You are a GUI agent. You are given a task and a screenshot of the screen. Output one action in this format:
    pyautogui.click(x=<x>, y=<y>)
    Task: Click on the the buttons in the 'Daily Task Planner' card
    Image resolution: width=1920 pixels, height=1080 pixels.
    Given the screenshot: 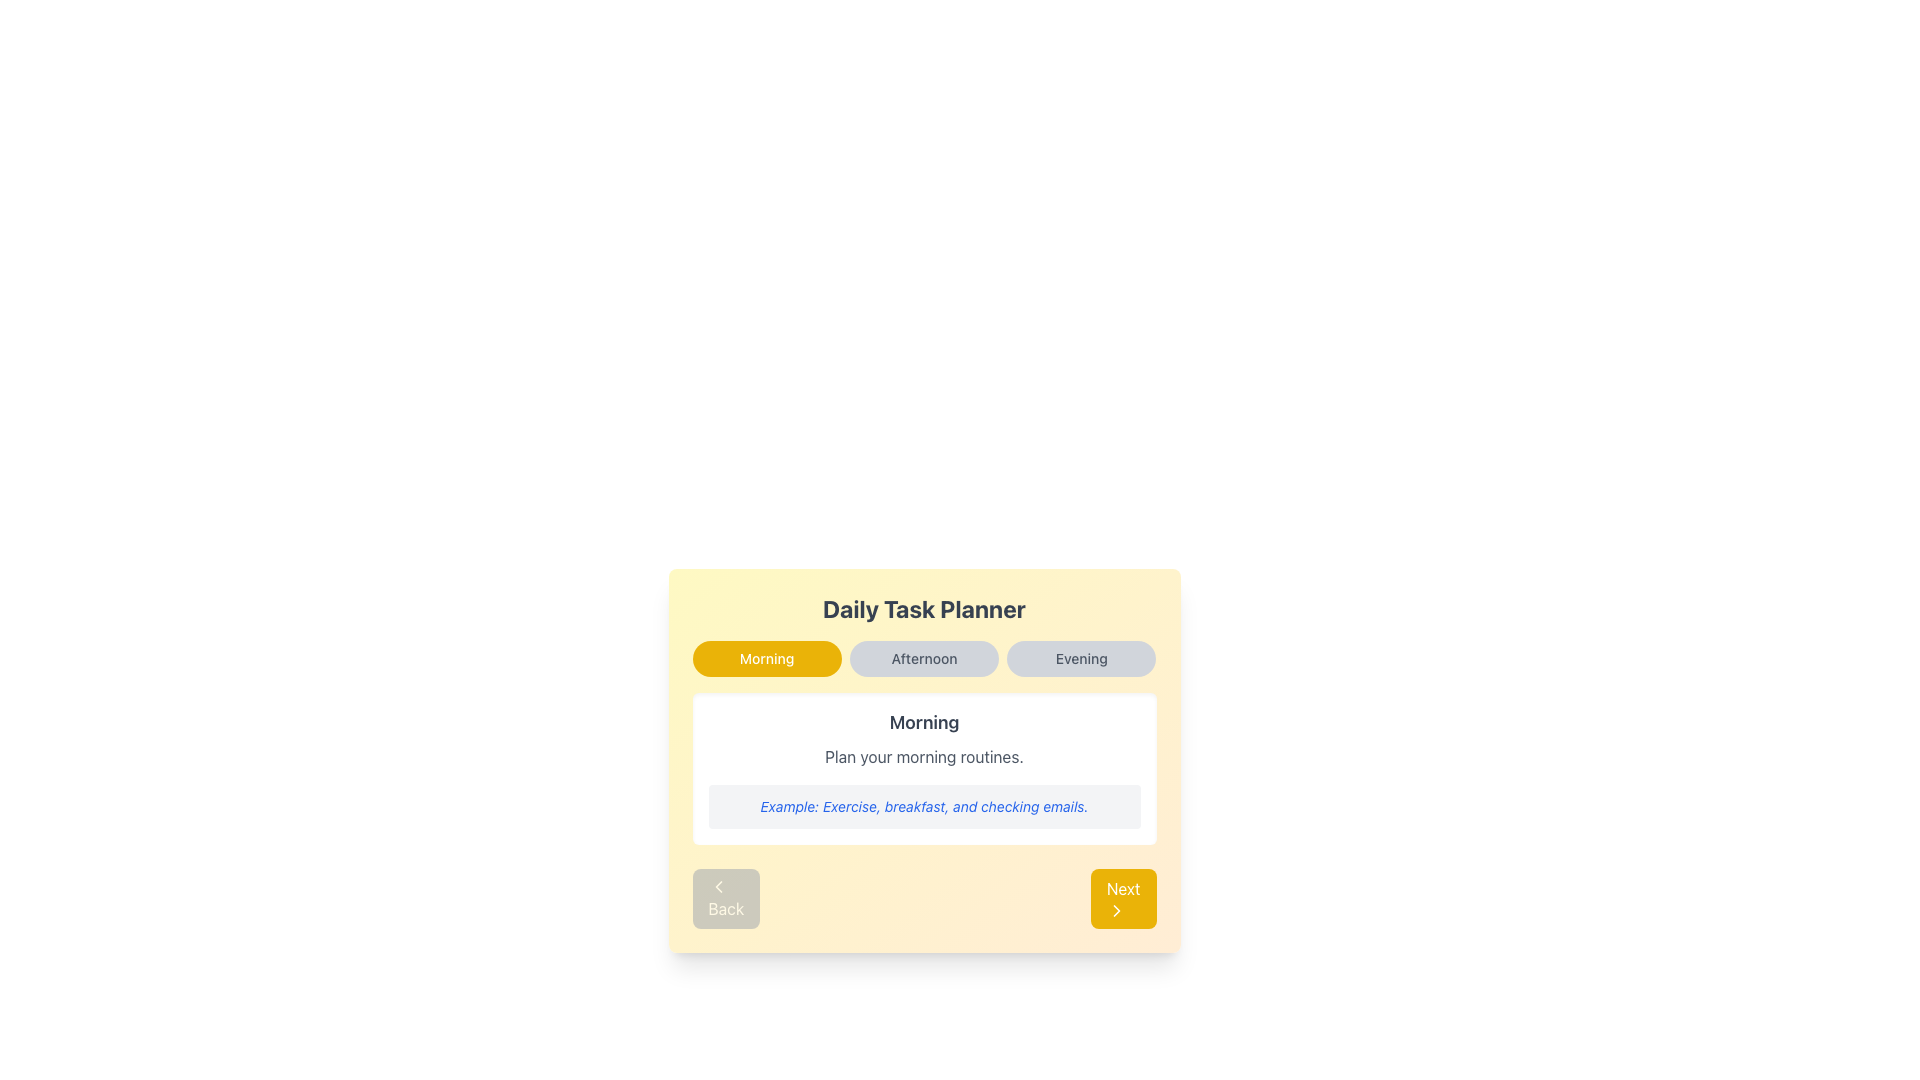 What is the action you would take?
    pyautogui.click(x=923, y=659)
    